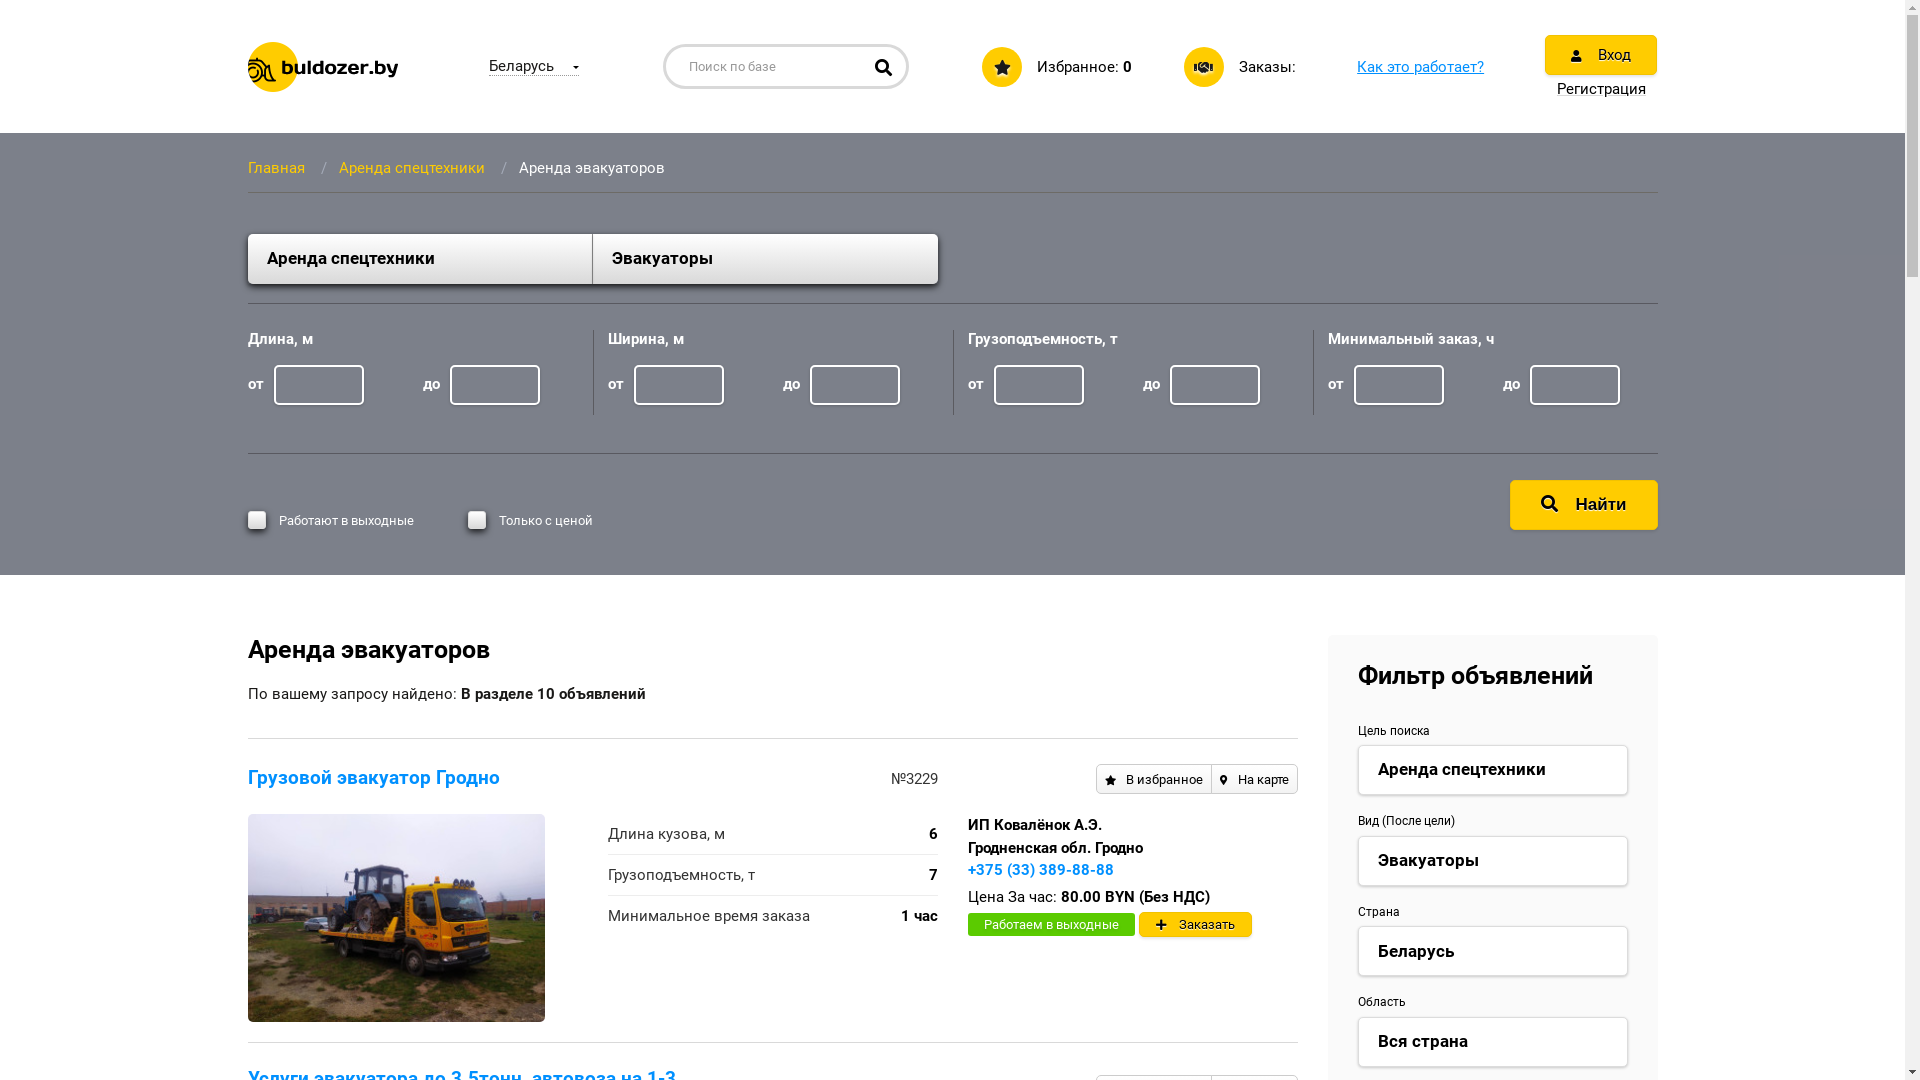 The width and height of the screenshot is (1920, 1080). What do you see at coordinates (1040, 869) in the screenshot?
I see `'+375 (33) 389-88-88'` at bounding box center [1040, 869].